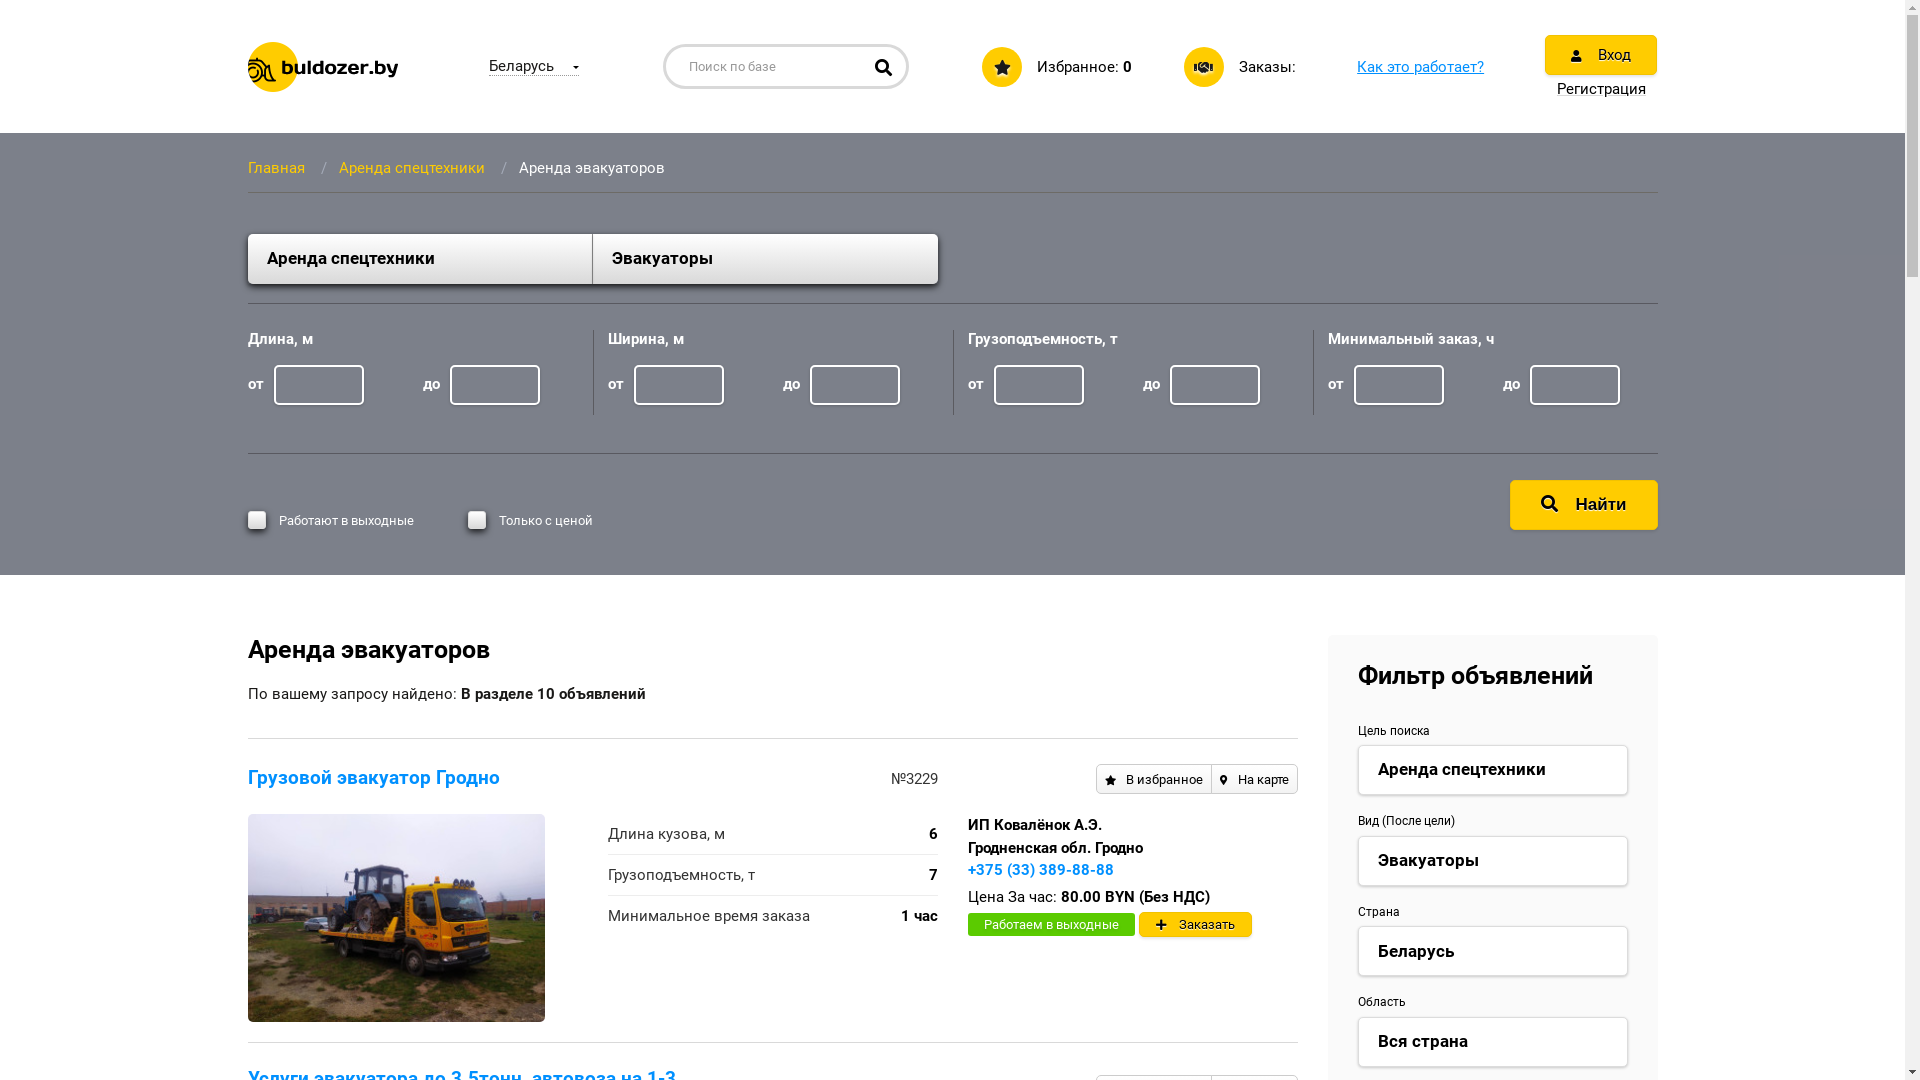 The width and height of the screenshot is (1920, 1080). What do you see at coordinates (1040, 869) in the screenshot?
I see `'+375 (33) 389-88-88'` at bounding box center [1040, 869].